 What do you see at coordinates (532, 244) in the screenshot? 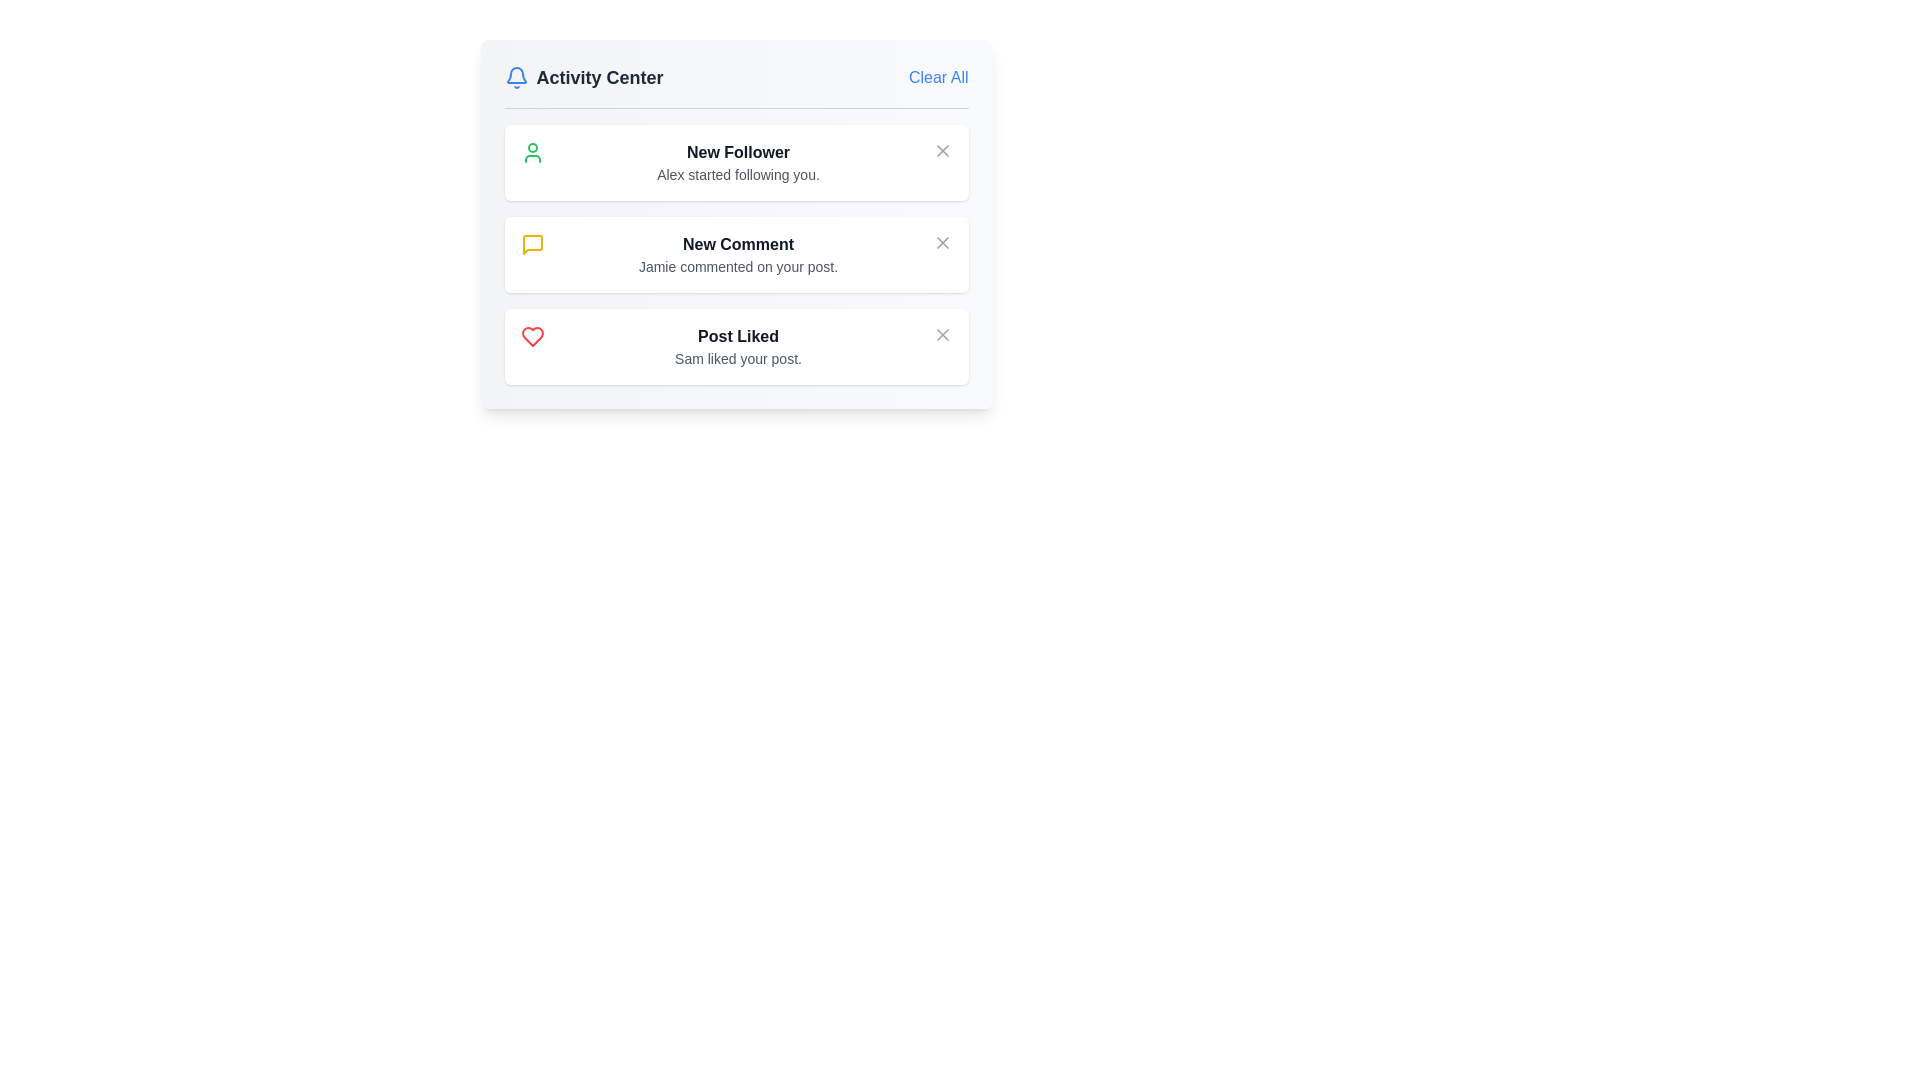
I see `the yellow speech bubble icon representing the 'New Comment' notification in the activity list, located on the left side of the second entry` at bounding box center [532, 244].